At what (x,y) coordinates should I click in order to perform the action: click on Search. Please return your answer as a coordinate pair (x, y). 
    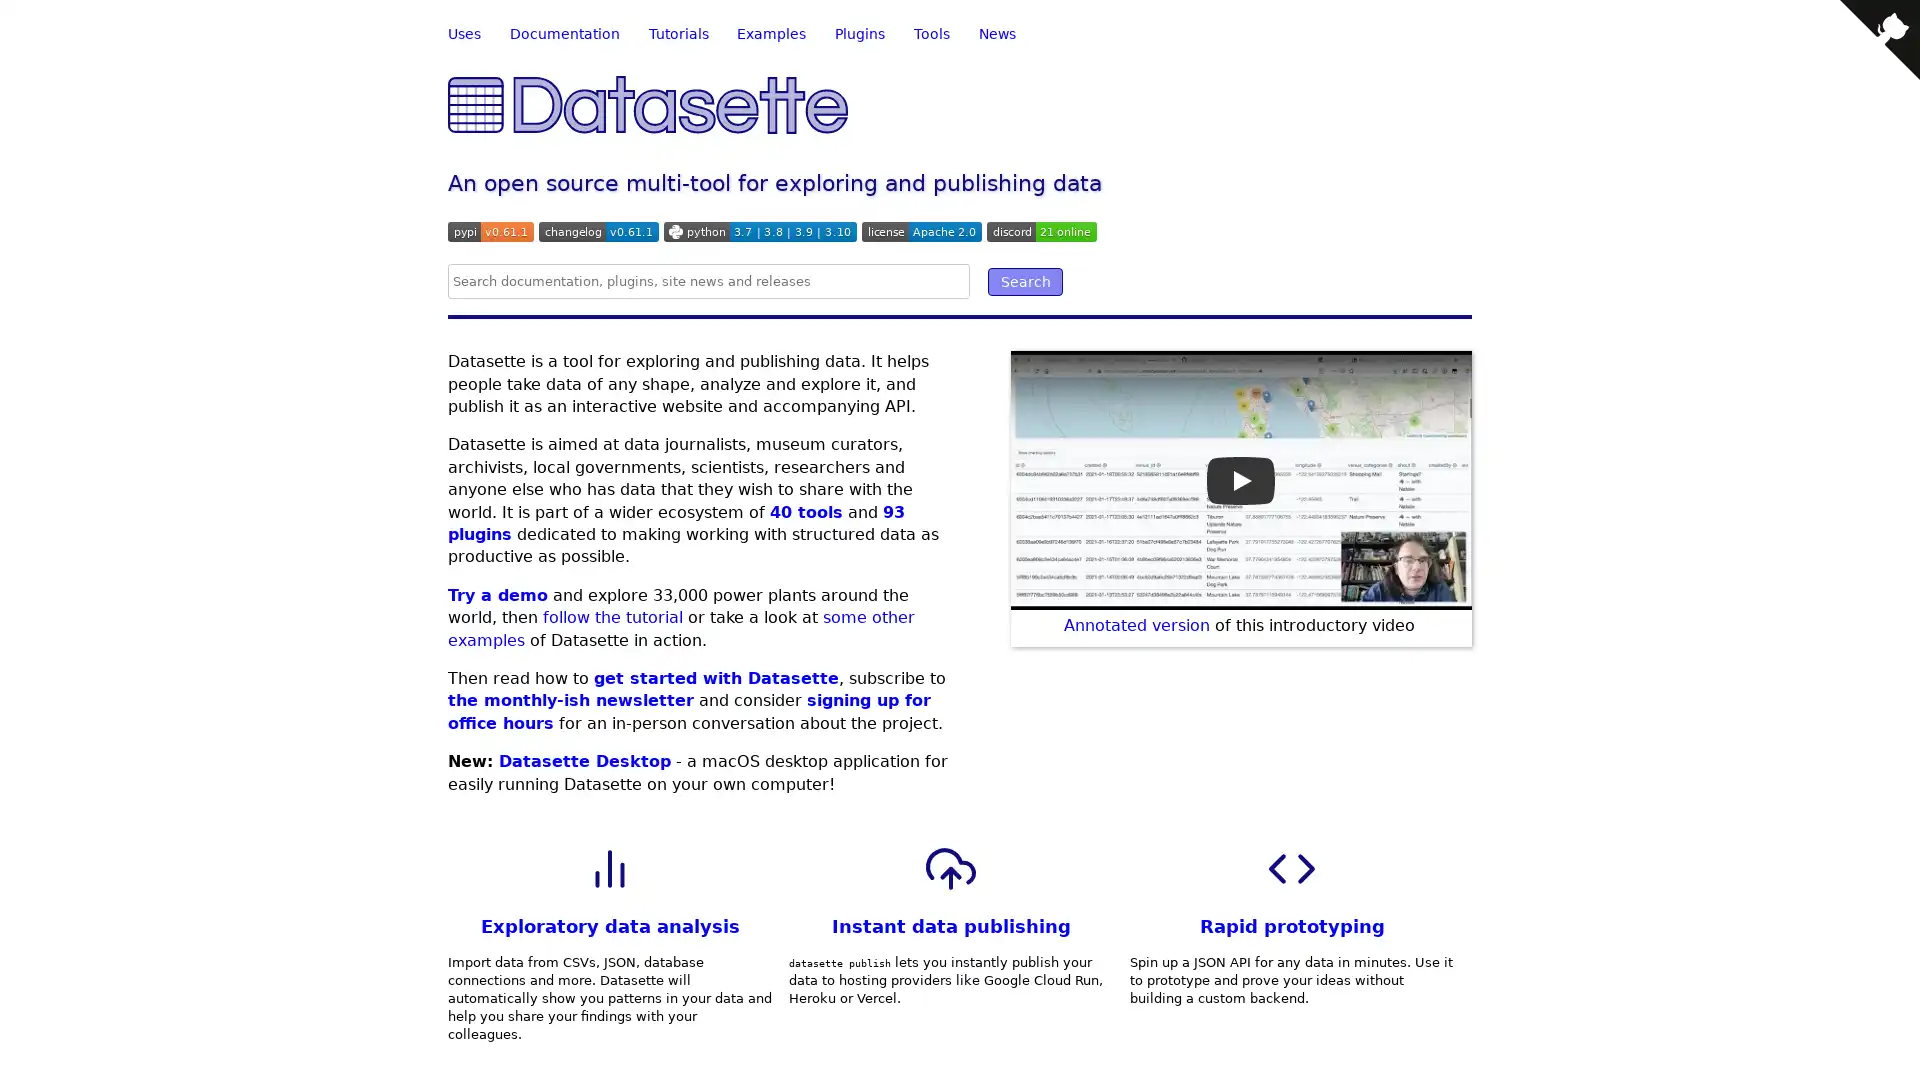
    Looking at the image, I should click on (1025, 281).